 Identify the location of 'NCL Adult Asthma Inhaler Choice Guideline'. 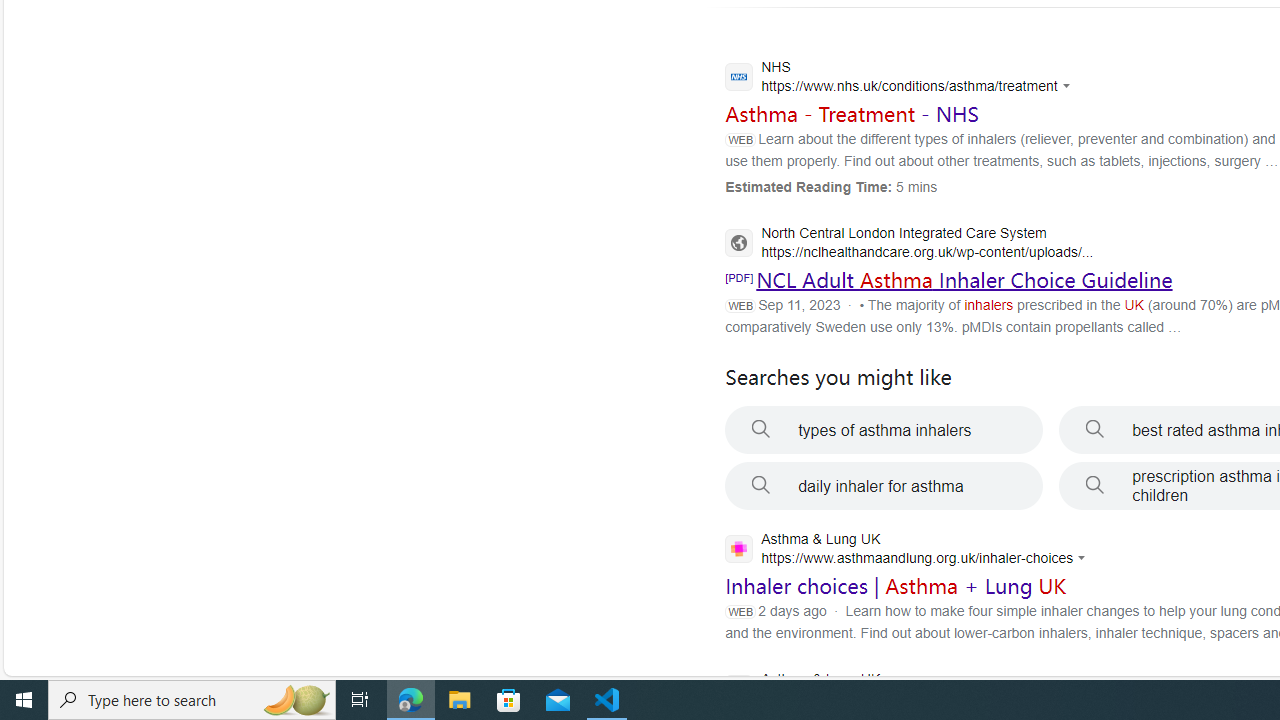
(964, 280).